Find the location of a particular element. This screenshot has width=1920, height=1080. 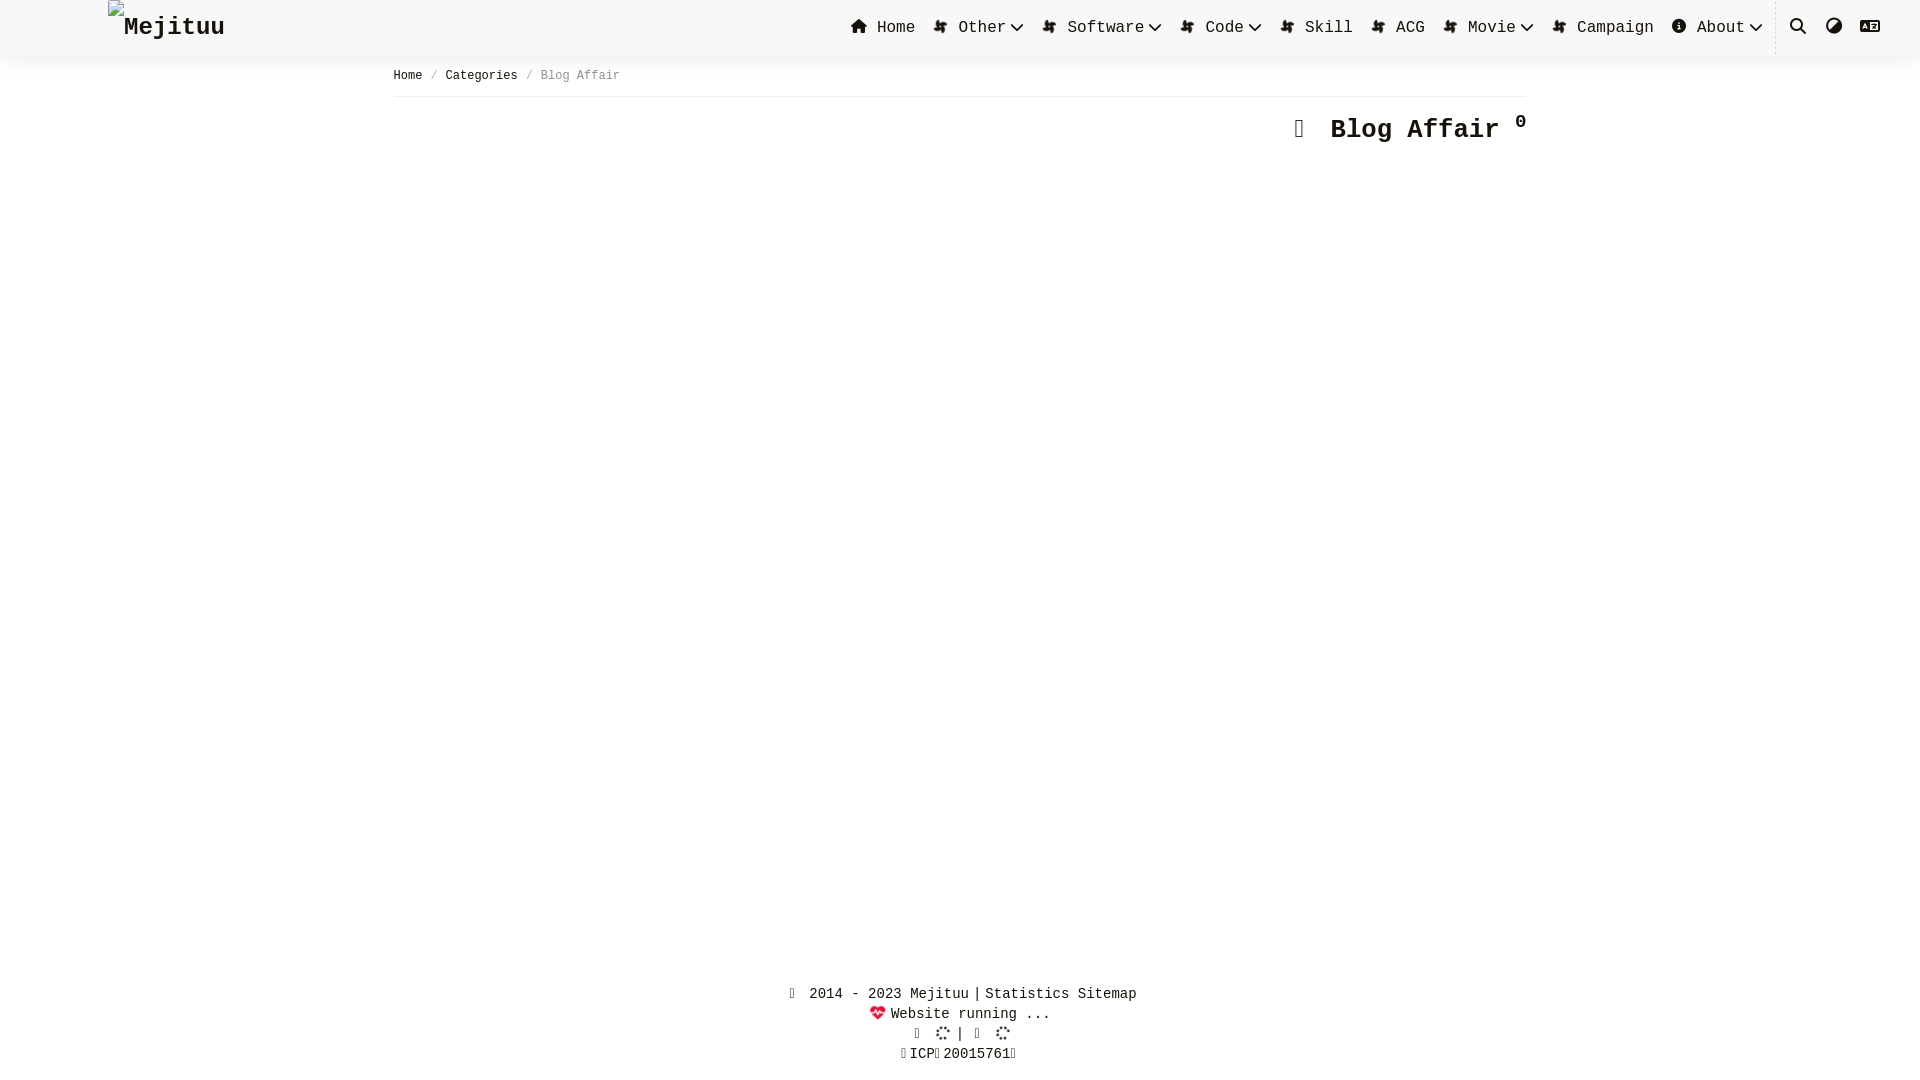

'Switch Theme' is located at coordinates (1833, 27).